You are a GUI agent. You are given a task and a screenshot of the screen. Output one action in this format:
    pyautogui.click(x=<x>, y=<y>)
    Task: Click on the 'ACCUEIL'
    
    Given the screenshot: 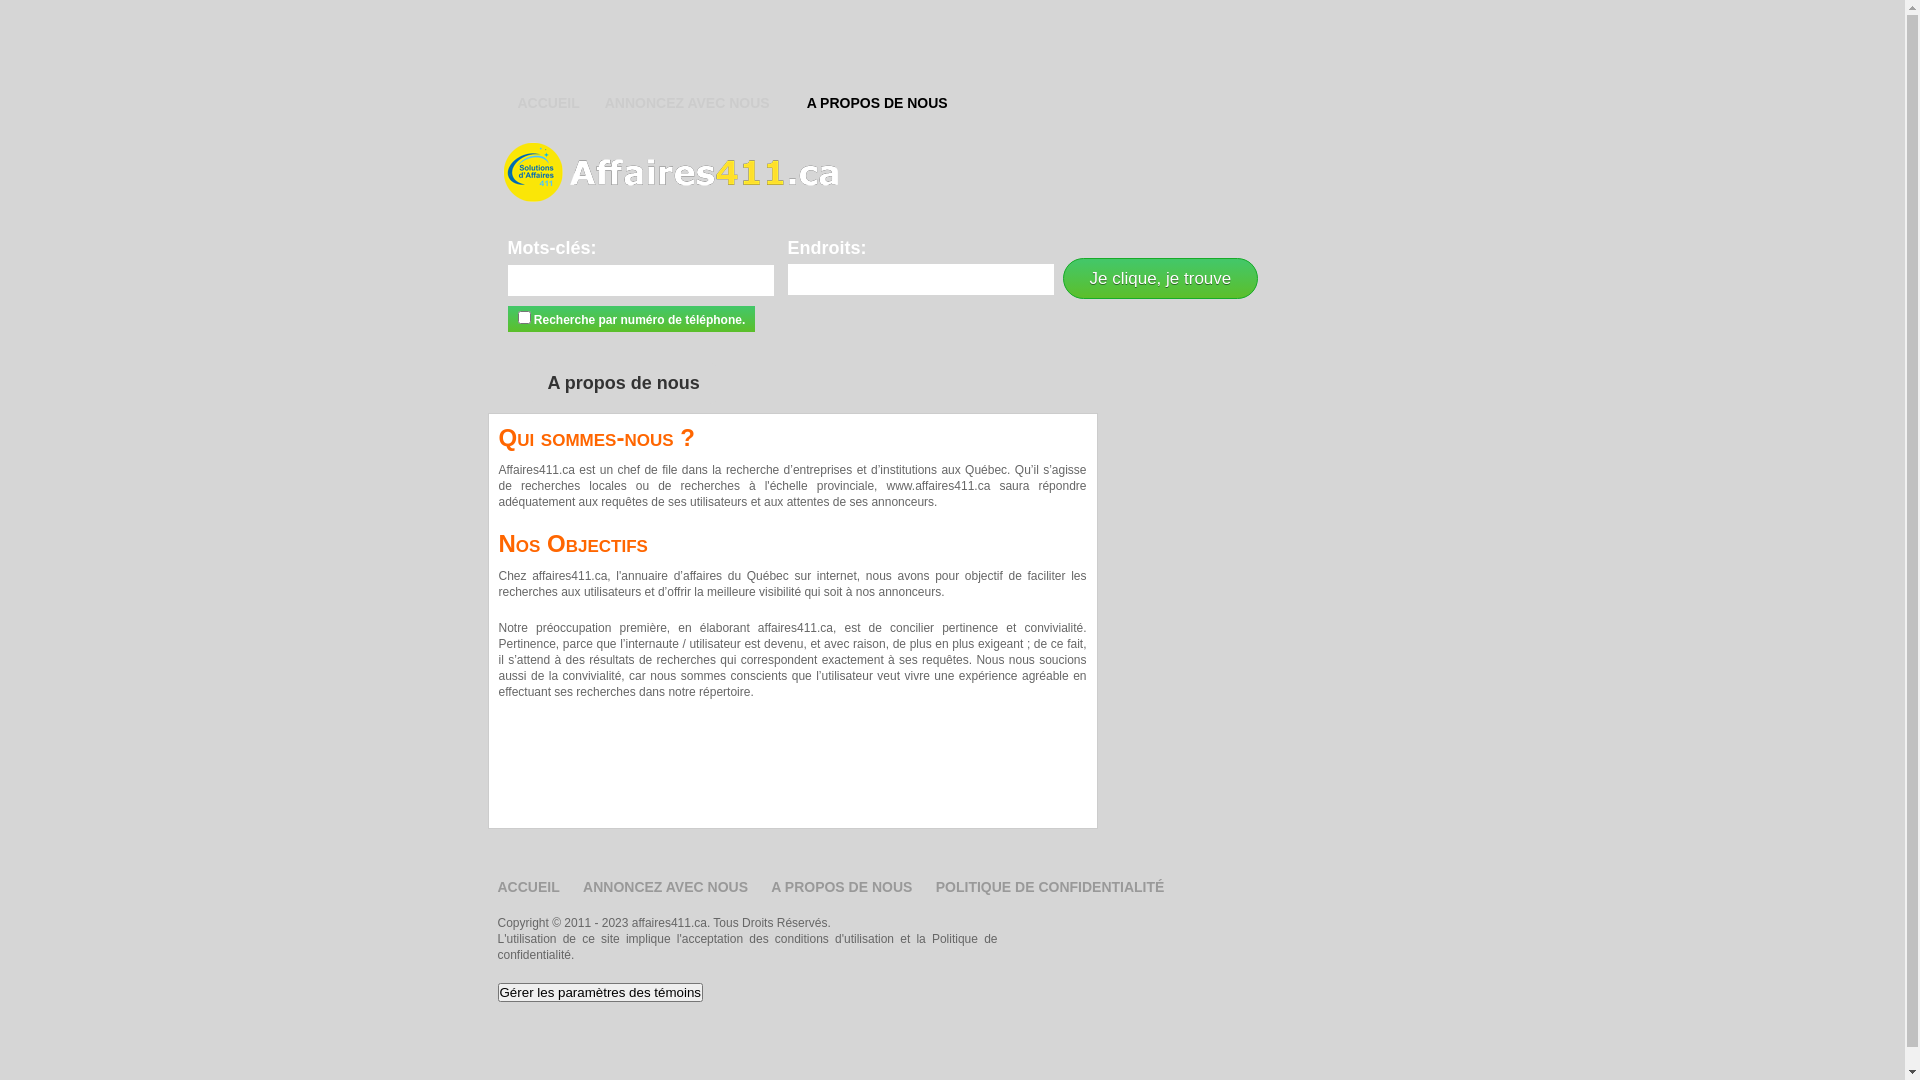 What is the action you would take?
    pyautogui.click(x=498, y=886)
    